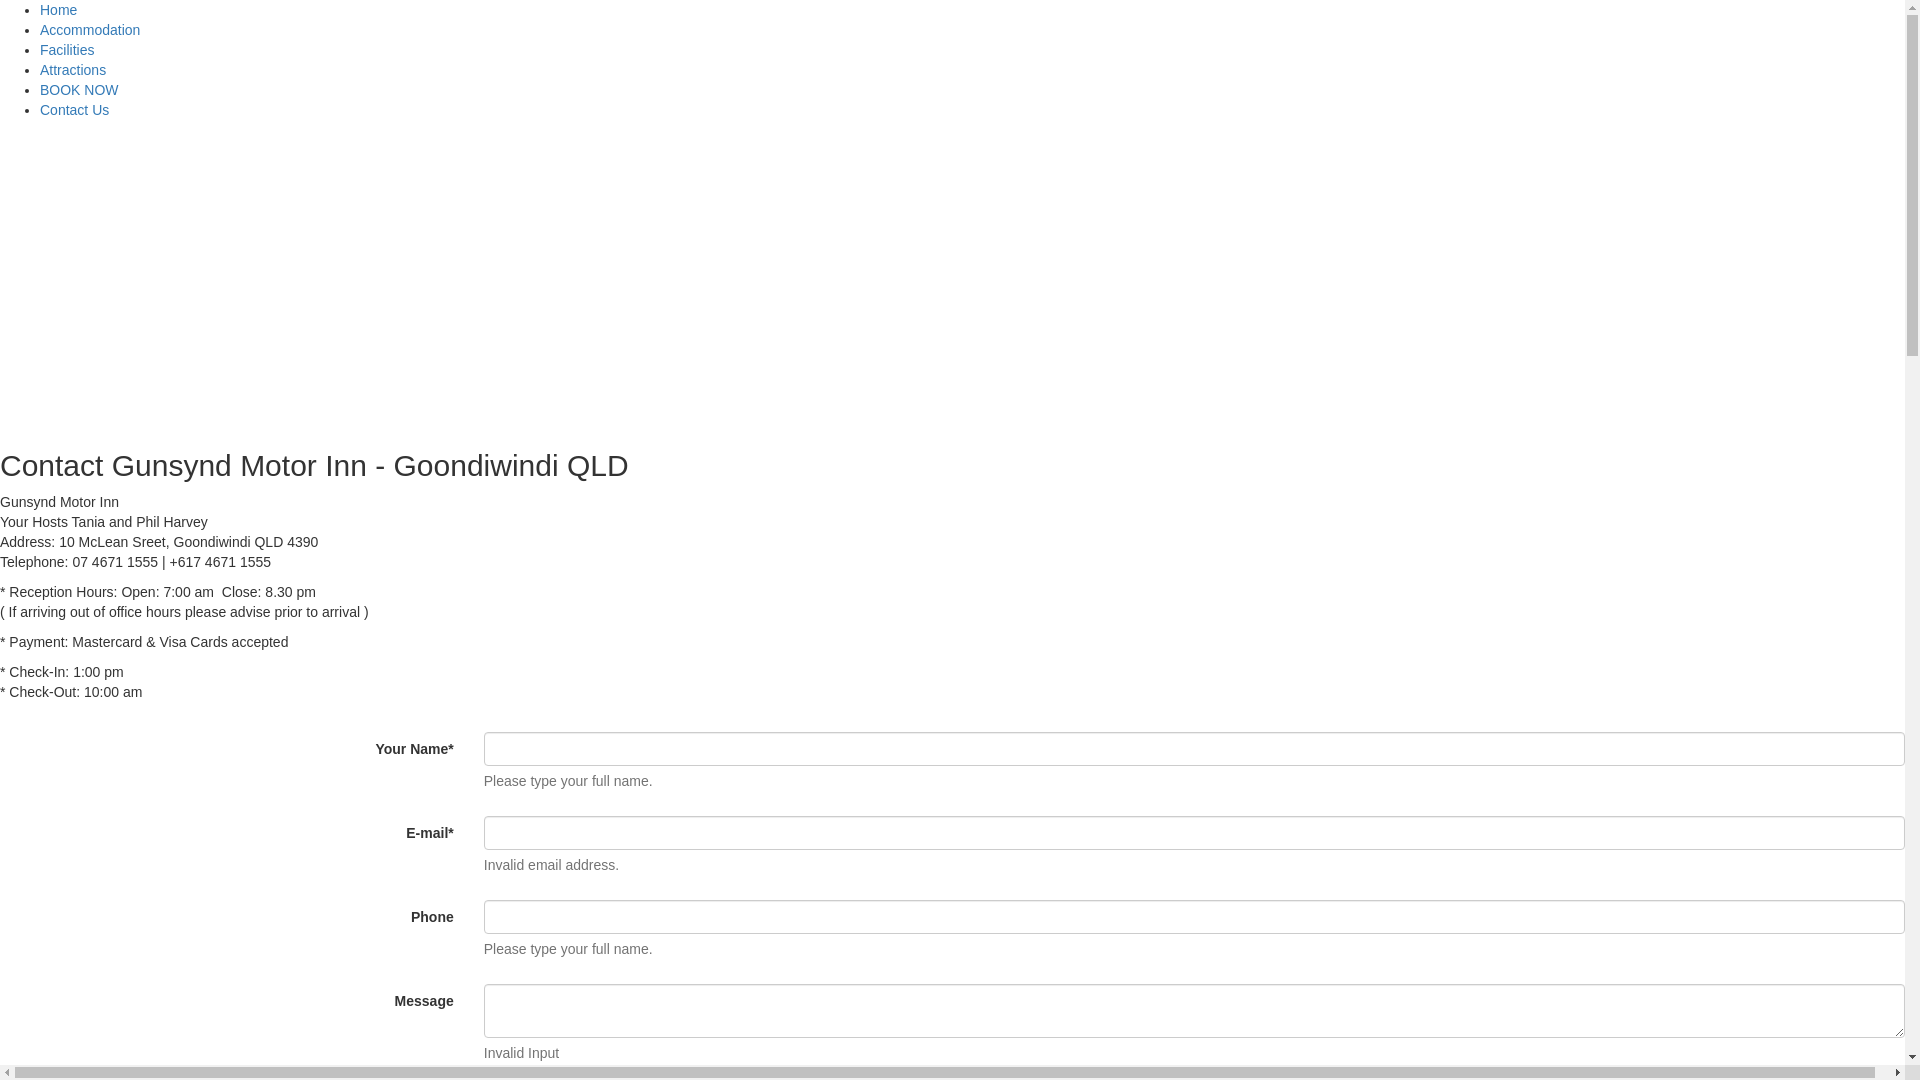 This screenshot has width=1920, height=1080. What do you see at coordinates (89, 30) in the screenshot?
I see `'Accommodation'` at bounding box center [89, 30].